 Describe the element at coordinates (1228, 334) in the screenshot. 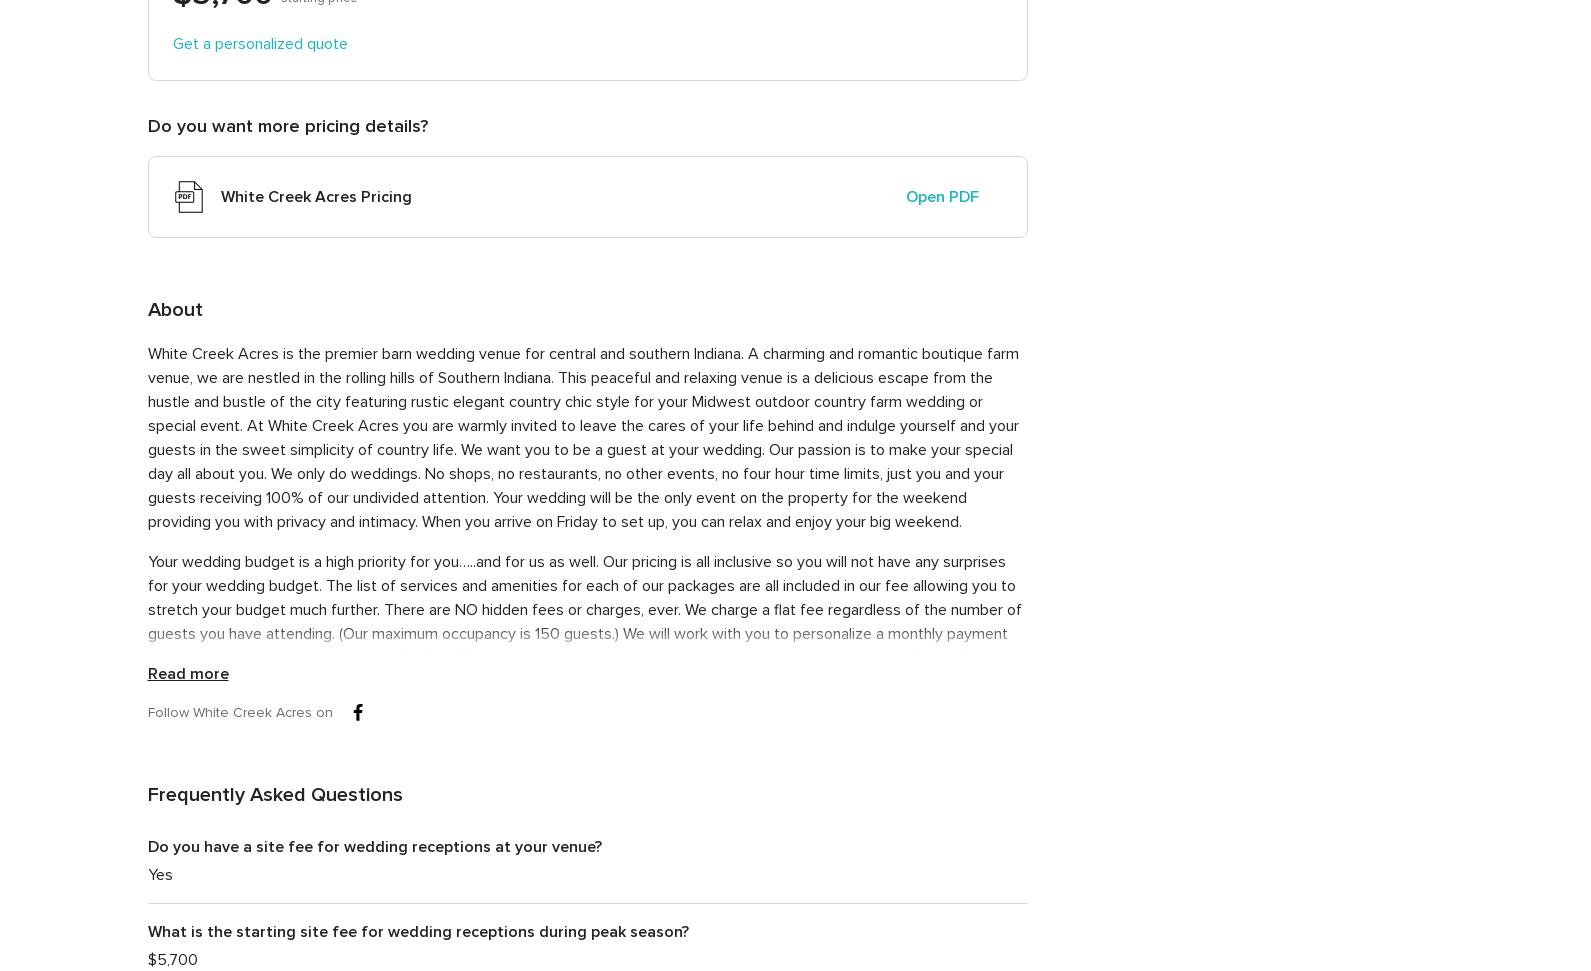

I see `'4.8'` at that location.